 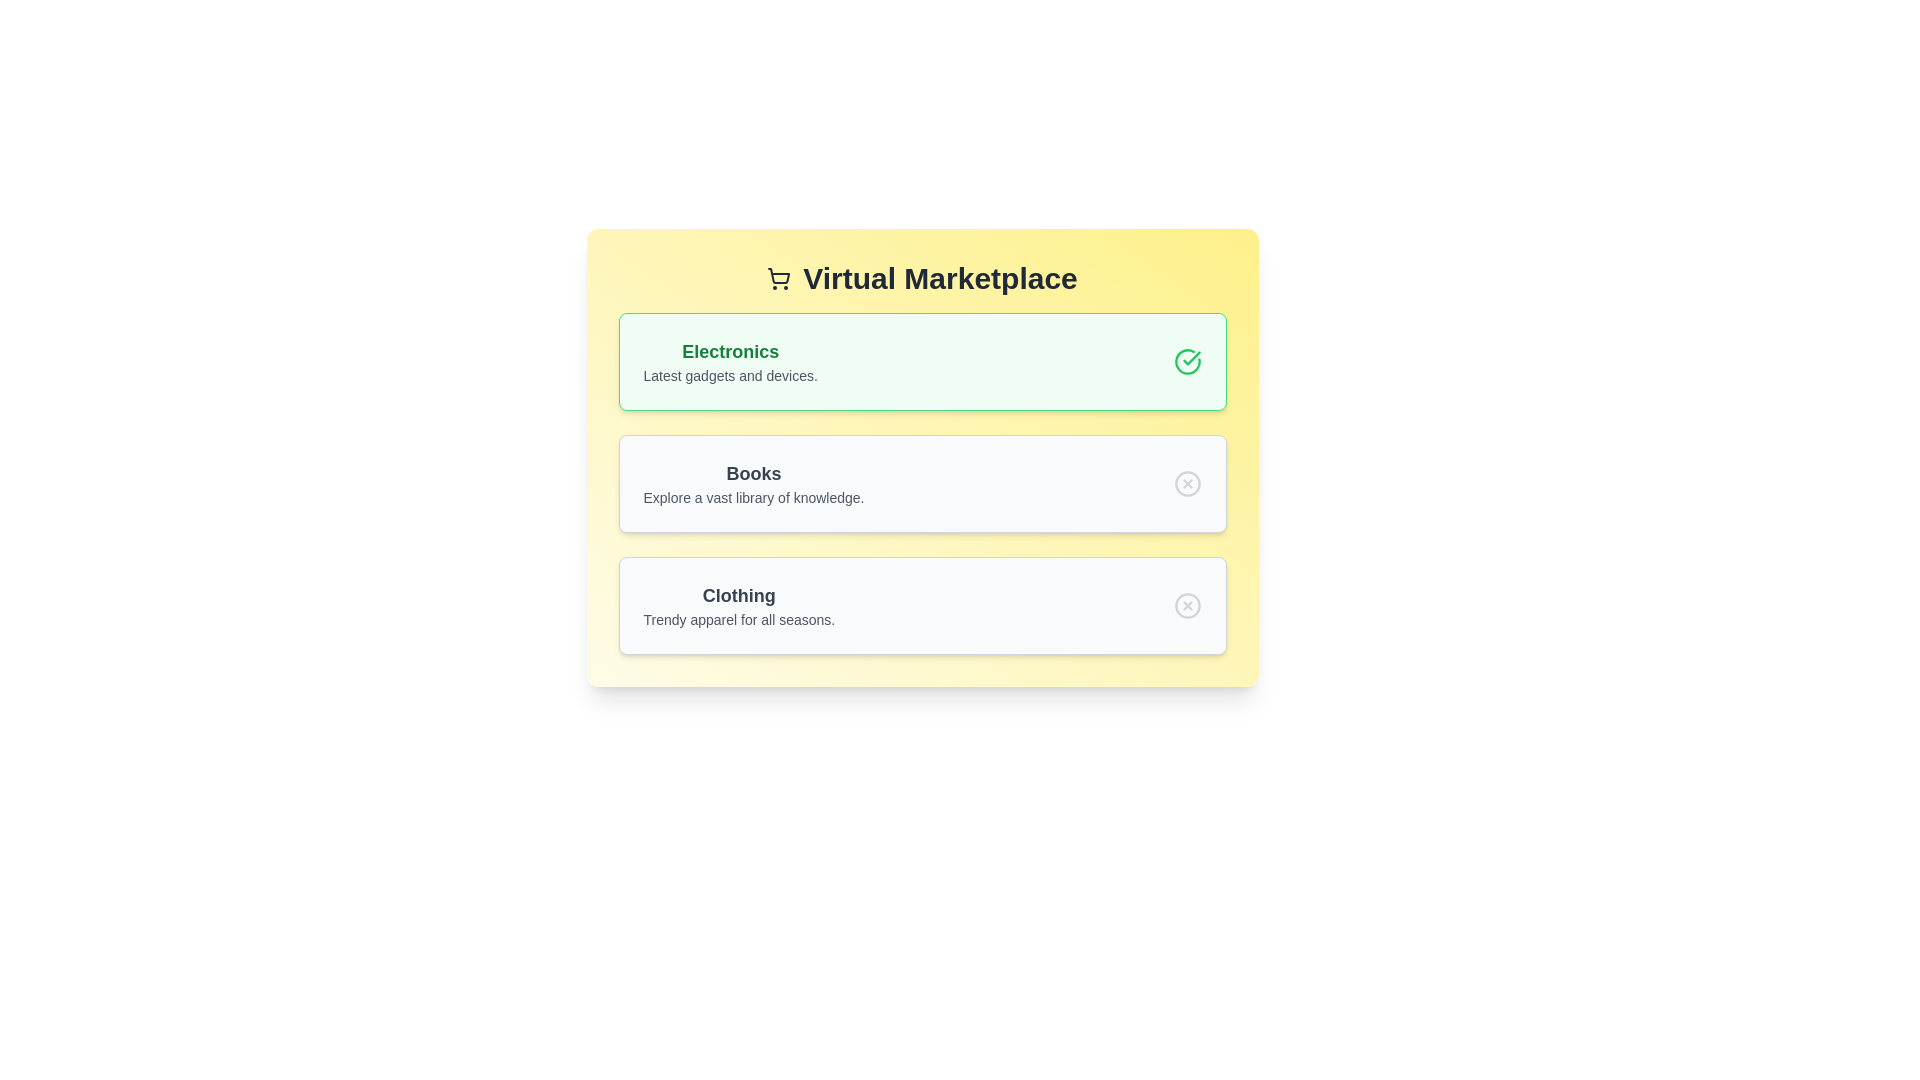 What do you see at coordinates (921, 278) in the screenshot?
I see `the title text 'Virtual Marketplace'` at bounding box center [921, 278].